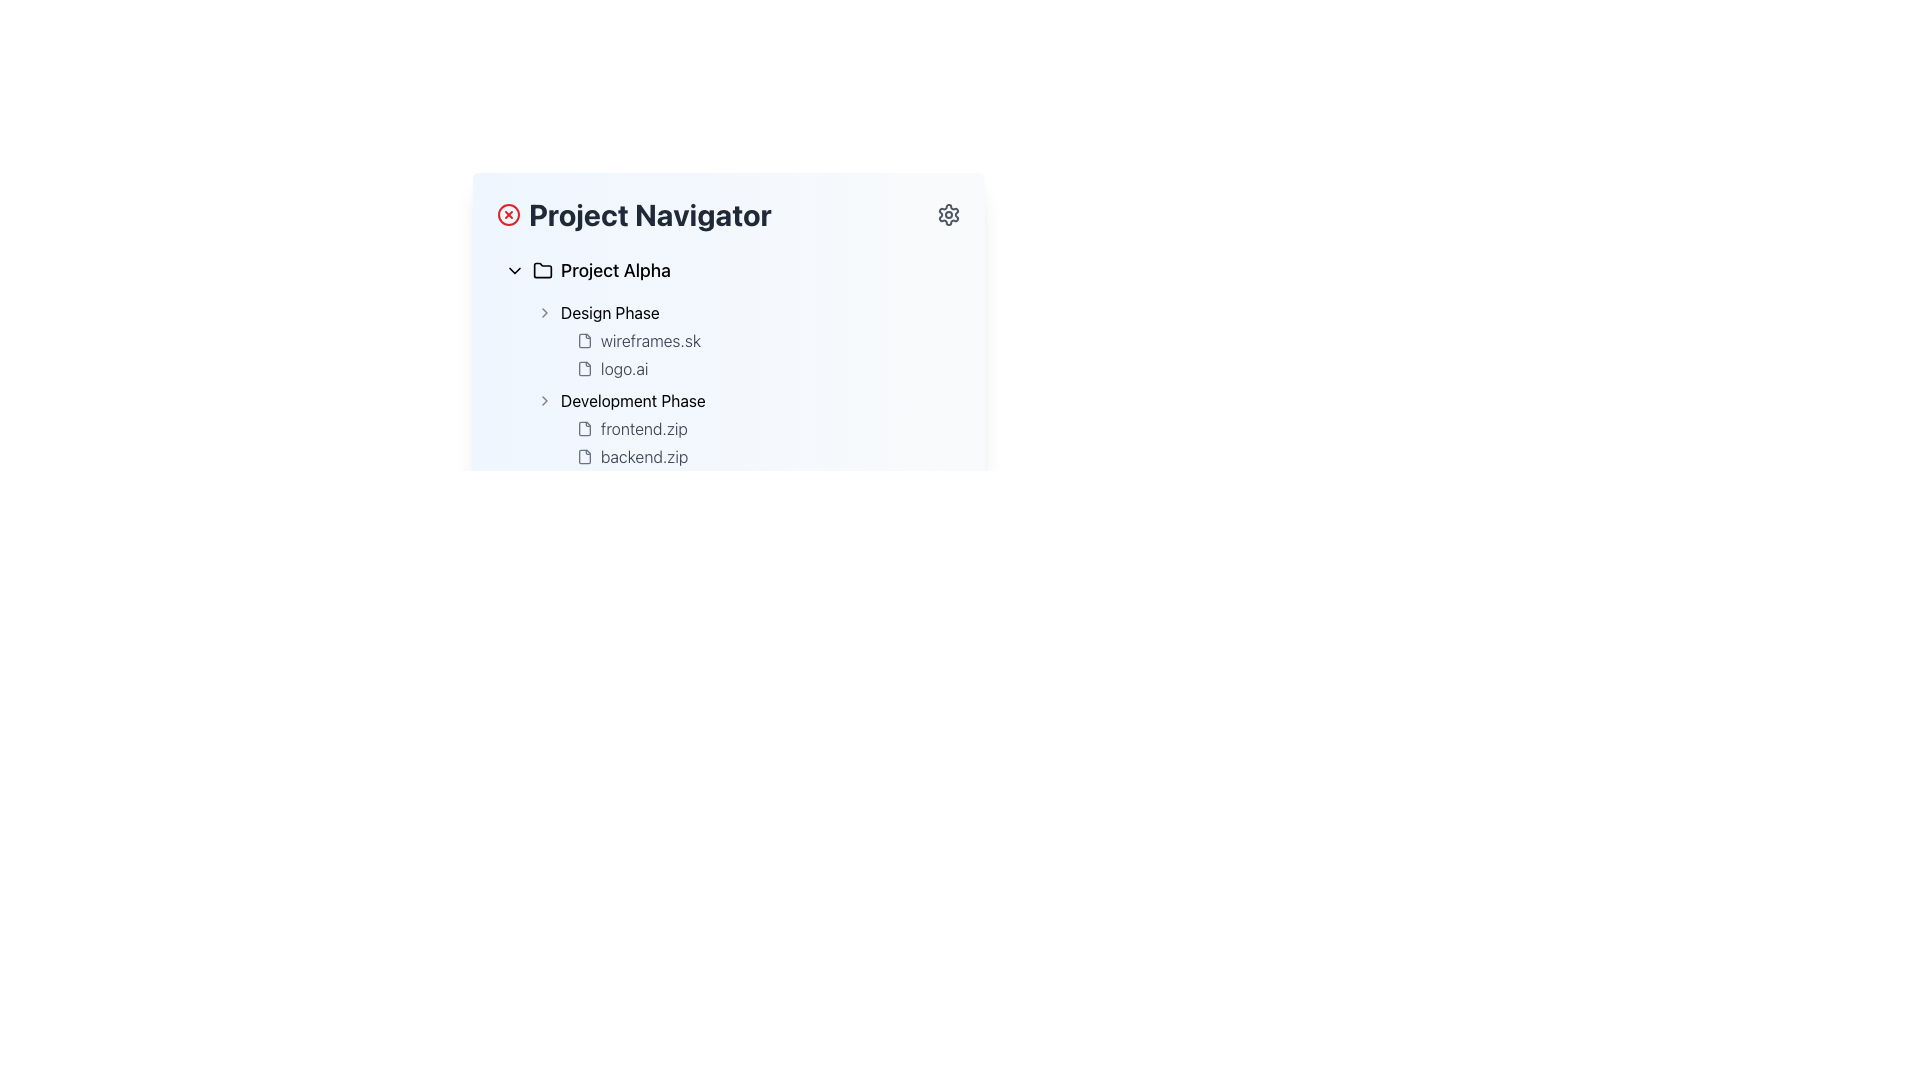 Image resolution: width=1920 pixels, height=1080 pixels. What do you see at coordinates (545, 401) in the screenshot?
I see `the small right-pointing chevron icon beside the text labeled 'Development Phase'` at bounding box center [545, 401].